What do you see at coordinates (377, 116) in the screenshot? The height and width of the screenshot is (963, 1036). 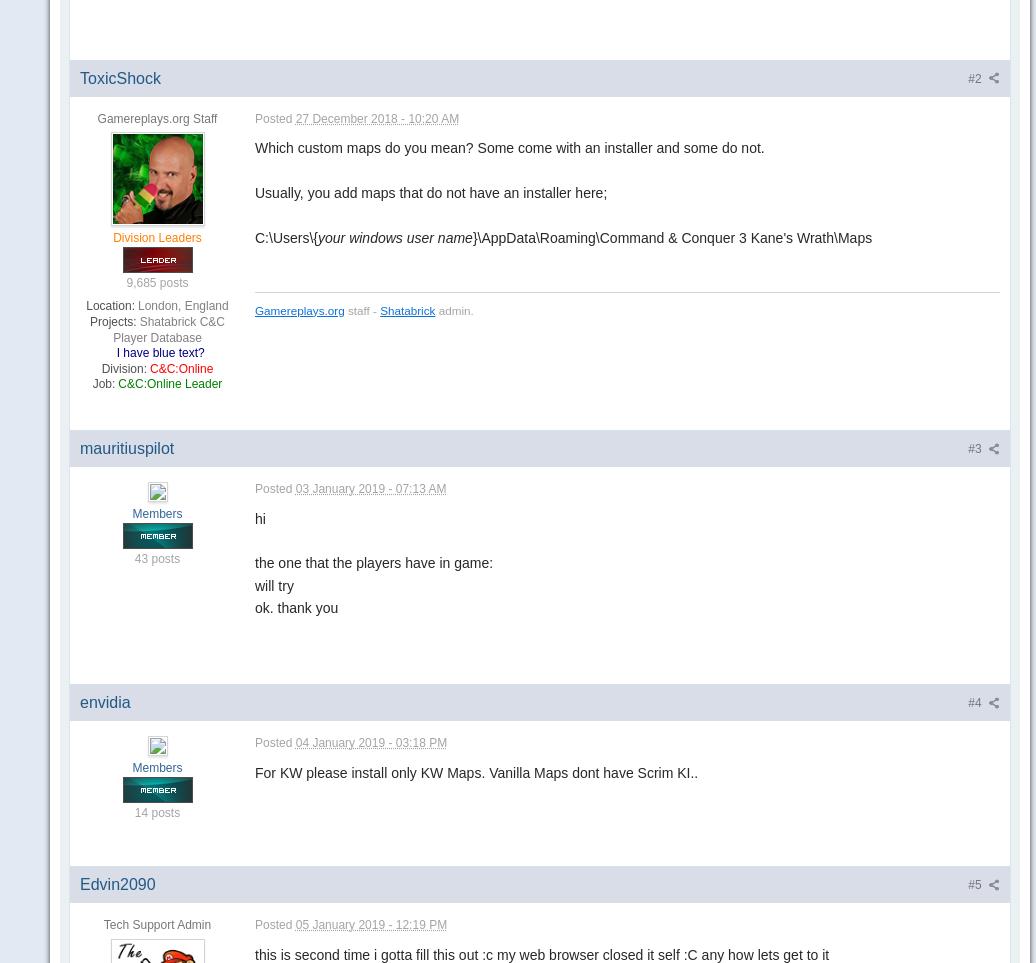 I see `'27 December 2018 - 10:20 AM'` at bounding box center [377, 116].